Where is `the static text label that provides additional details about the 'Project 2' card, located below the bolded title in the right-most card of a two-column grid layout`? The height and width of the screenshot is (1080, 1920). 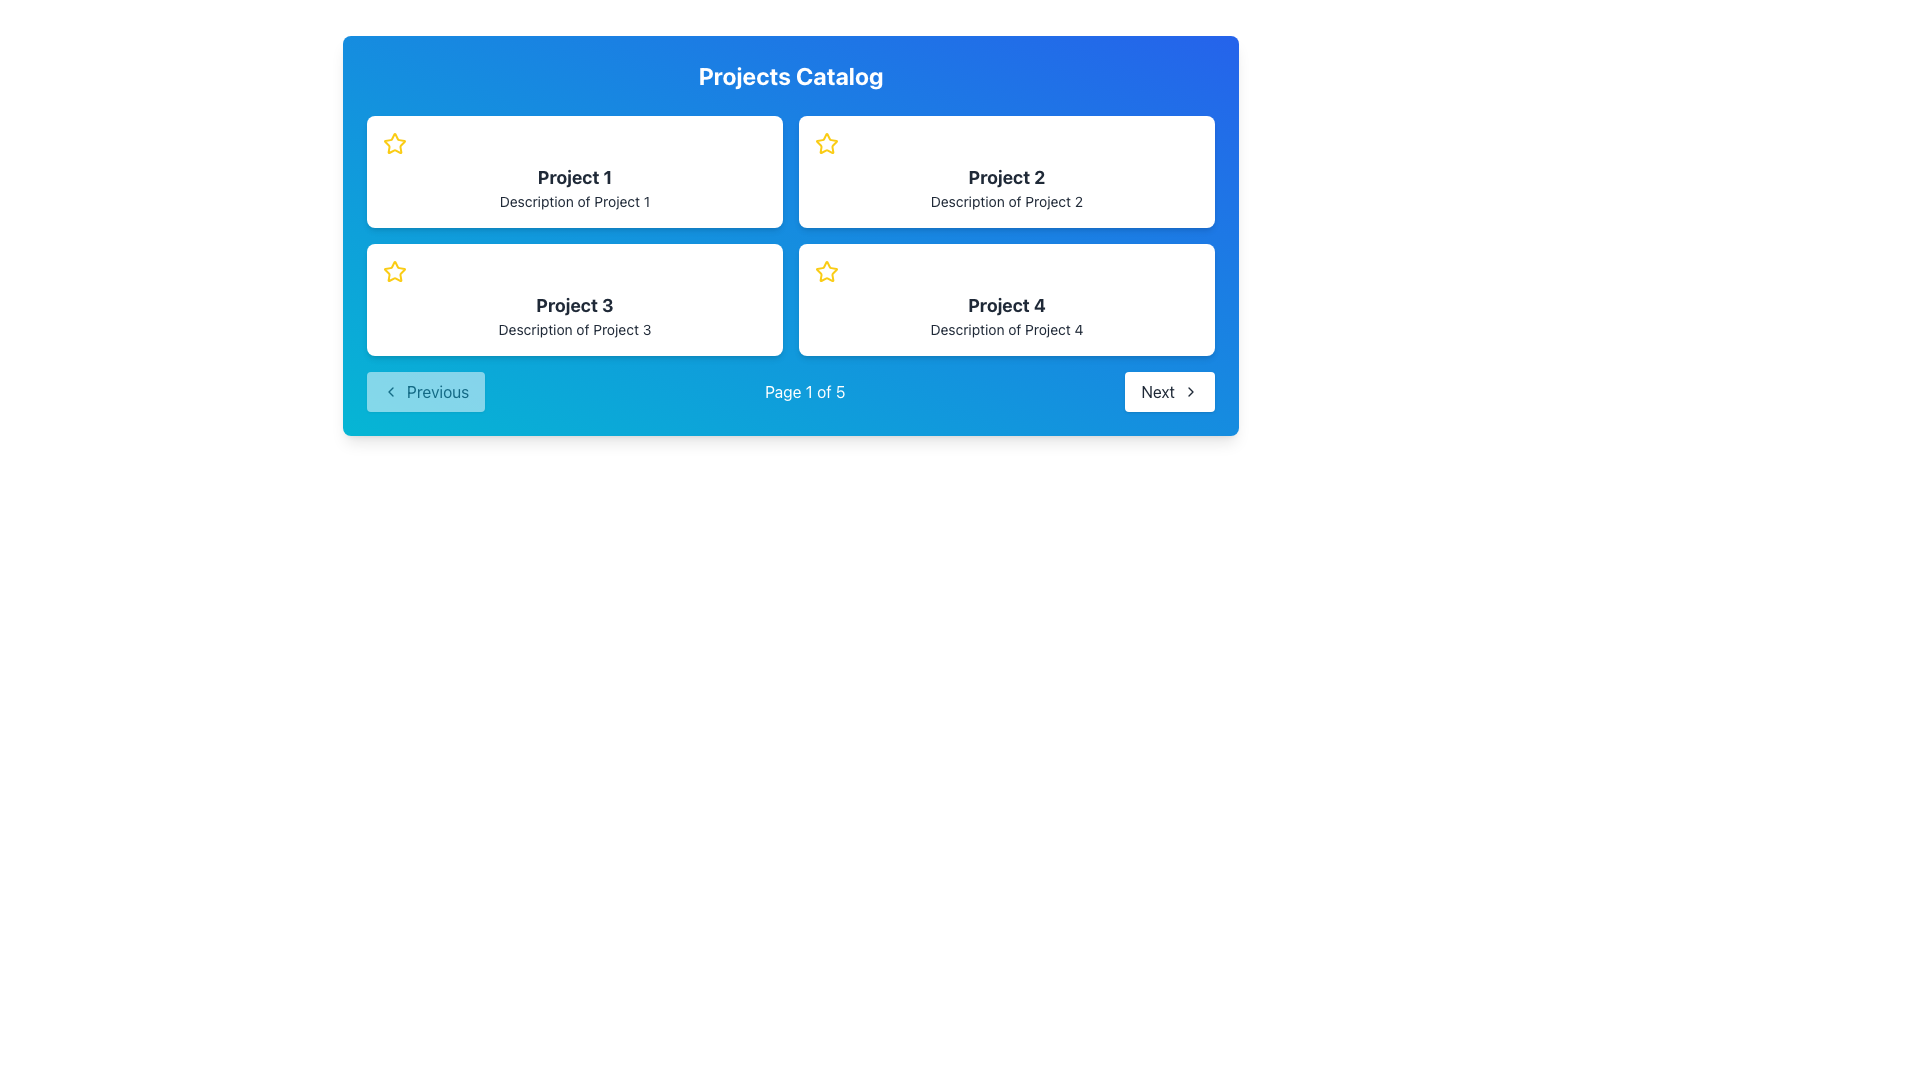 the static text label that provides additional details about the 'Project 2' card, located below the bolded title in the right-most card of a two-column grid layout is located at coordinates (1007, 201).